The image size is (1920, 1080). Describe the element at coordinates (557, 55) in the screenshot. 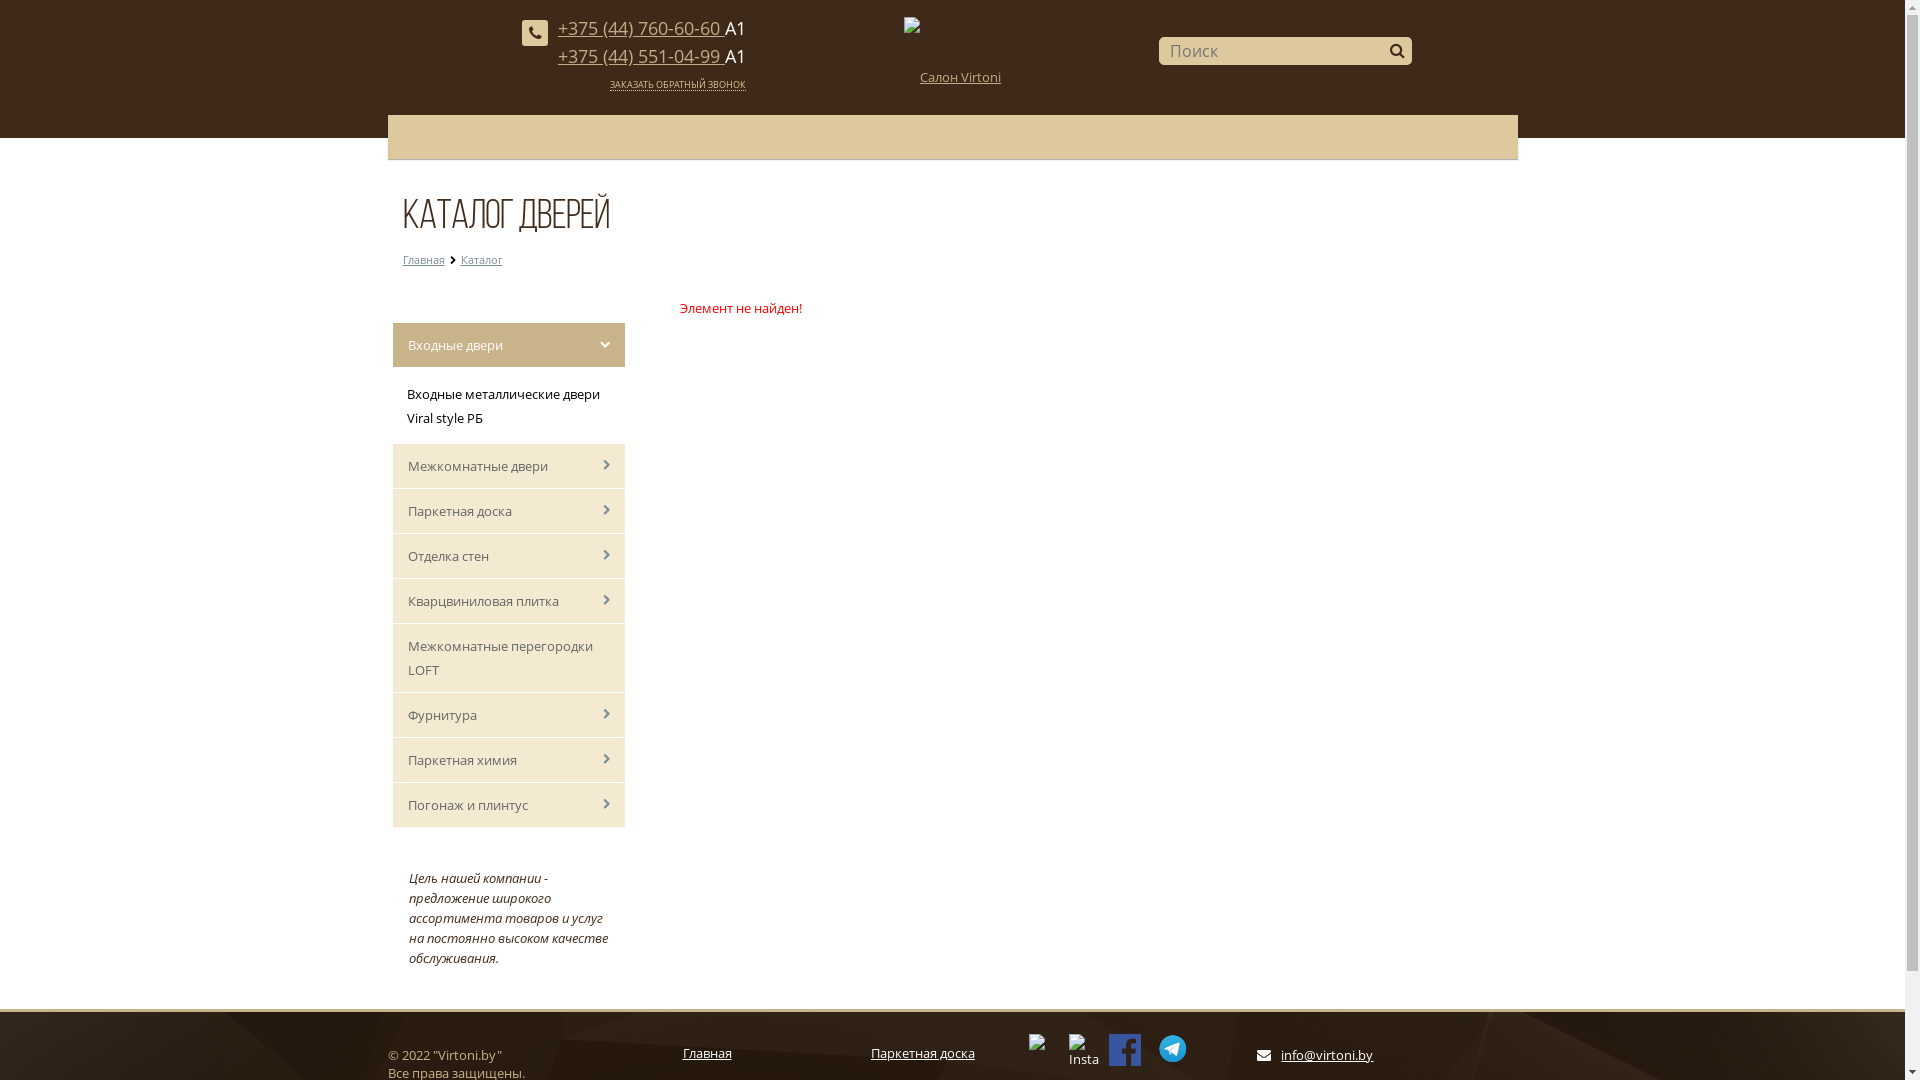

I see `'+375 (44) 551-04-99'` at that location.